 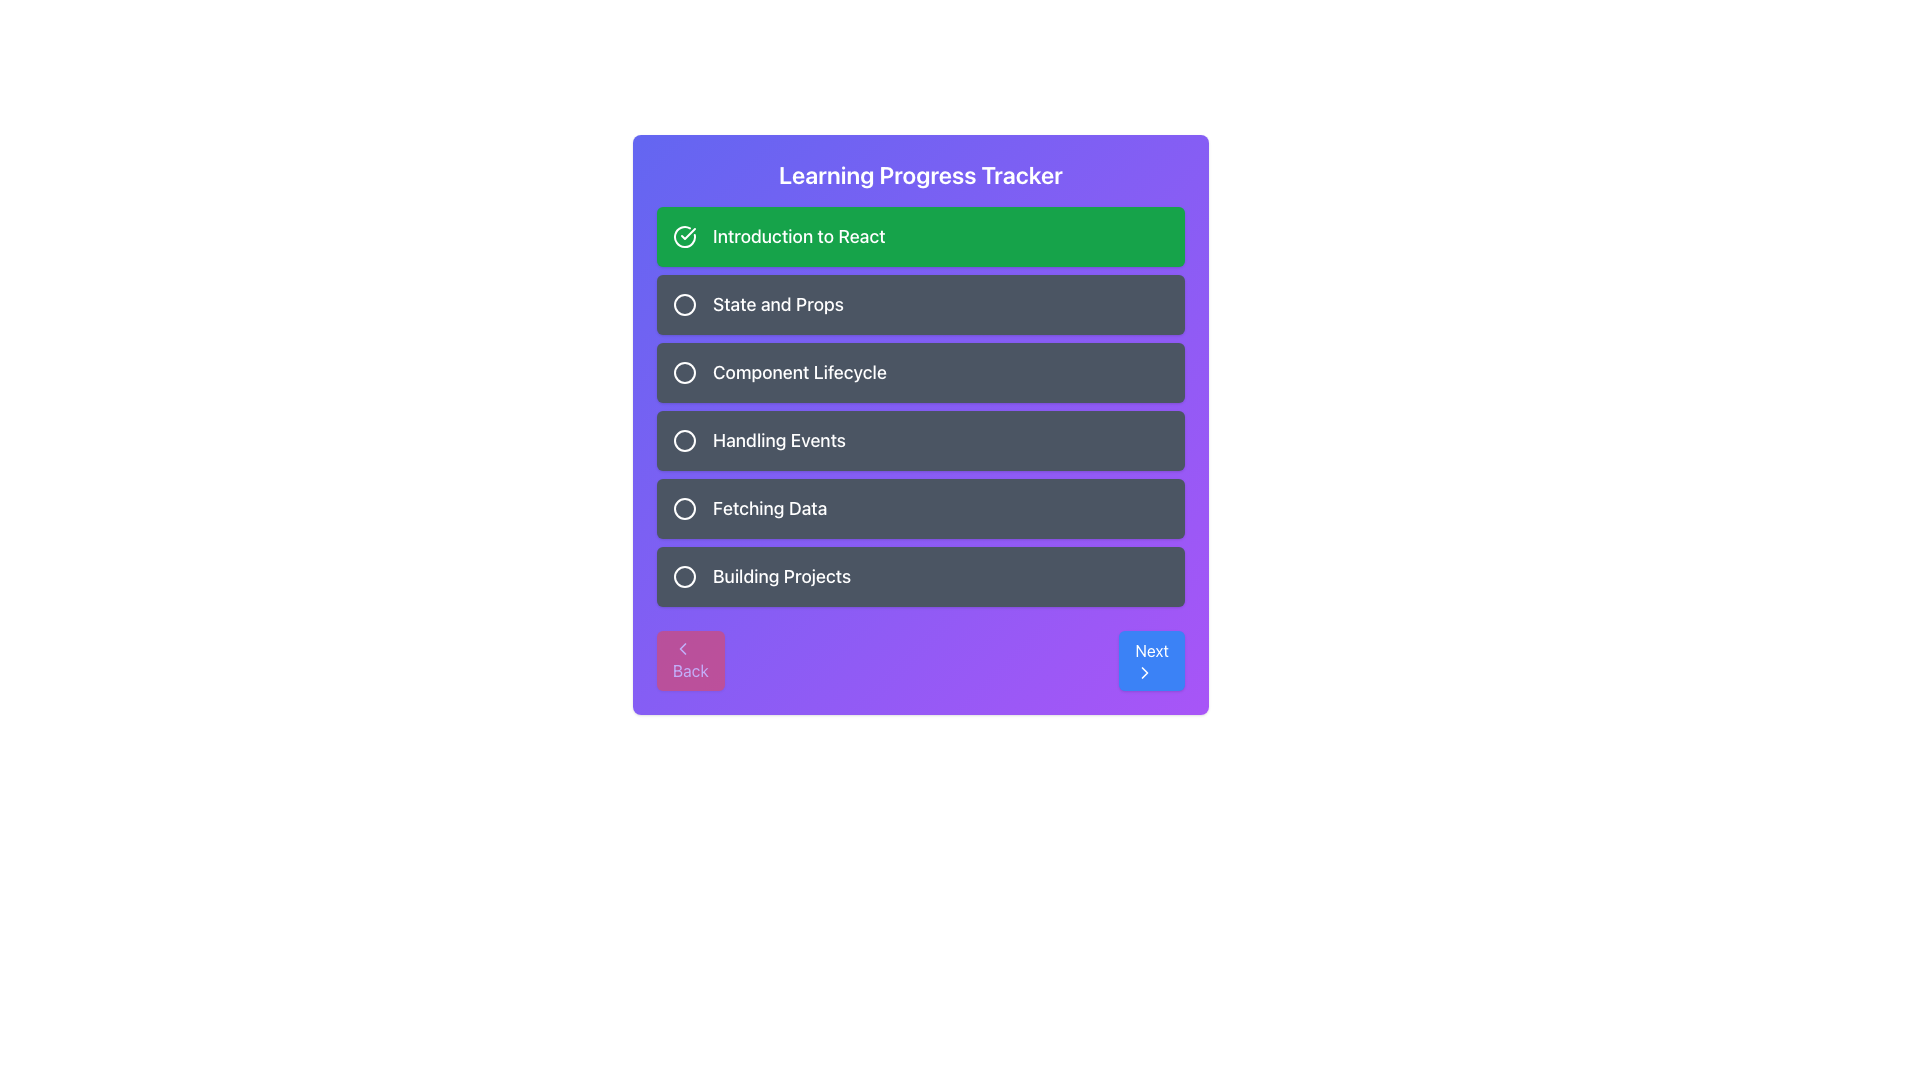 I want to click on the 'Next' button which contains the right-facing chevron arrow icon used for navigation, so click(x=1145, y=672).